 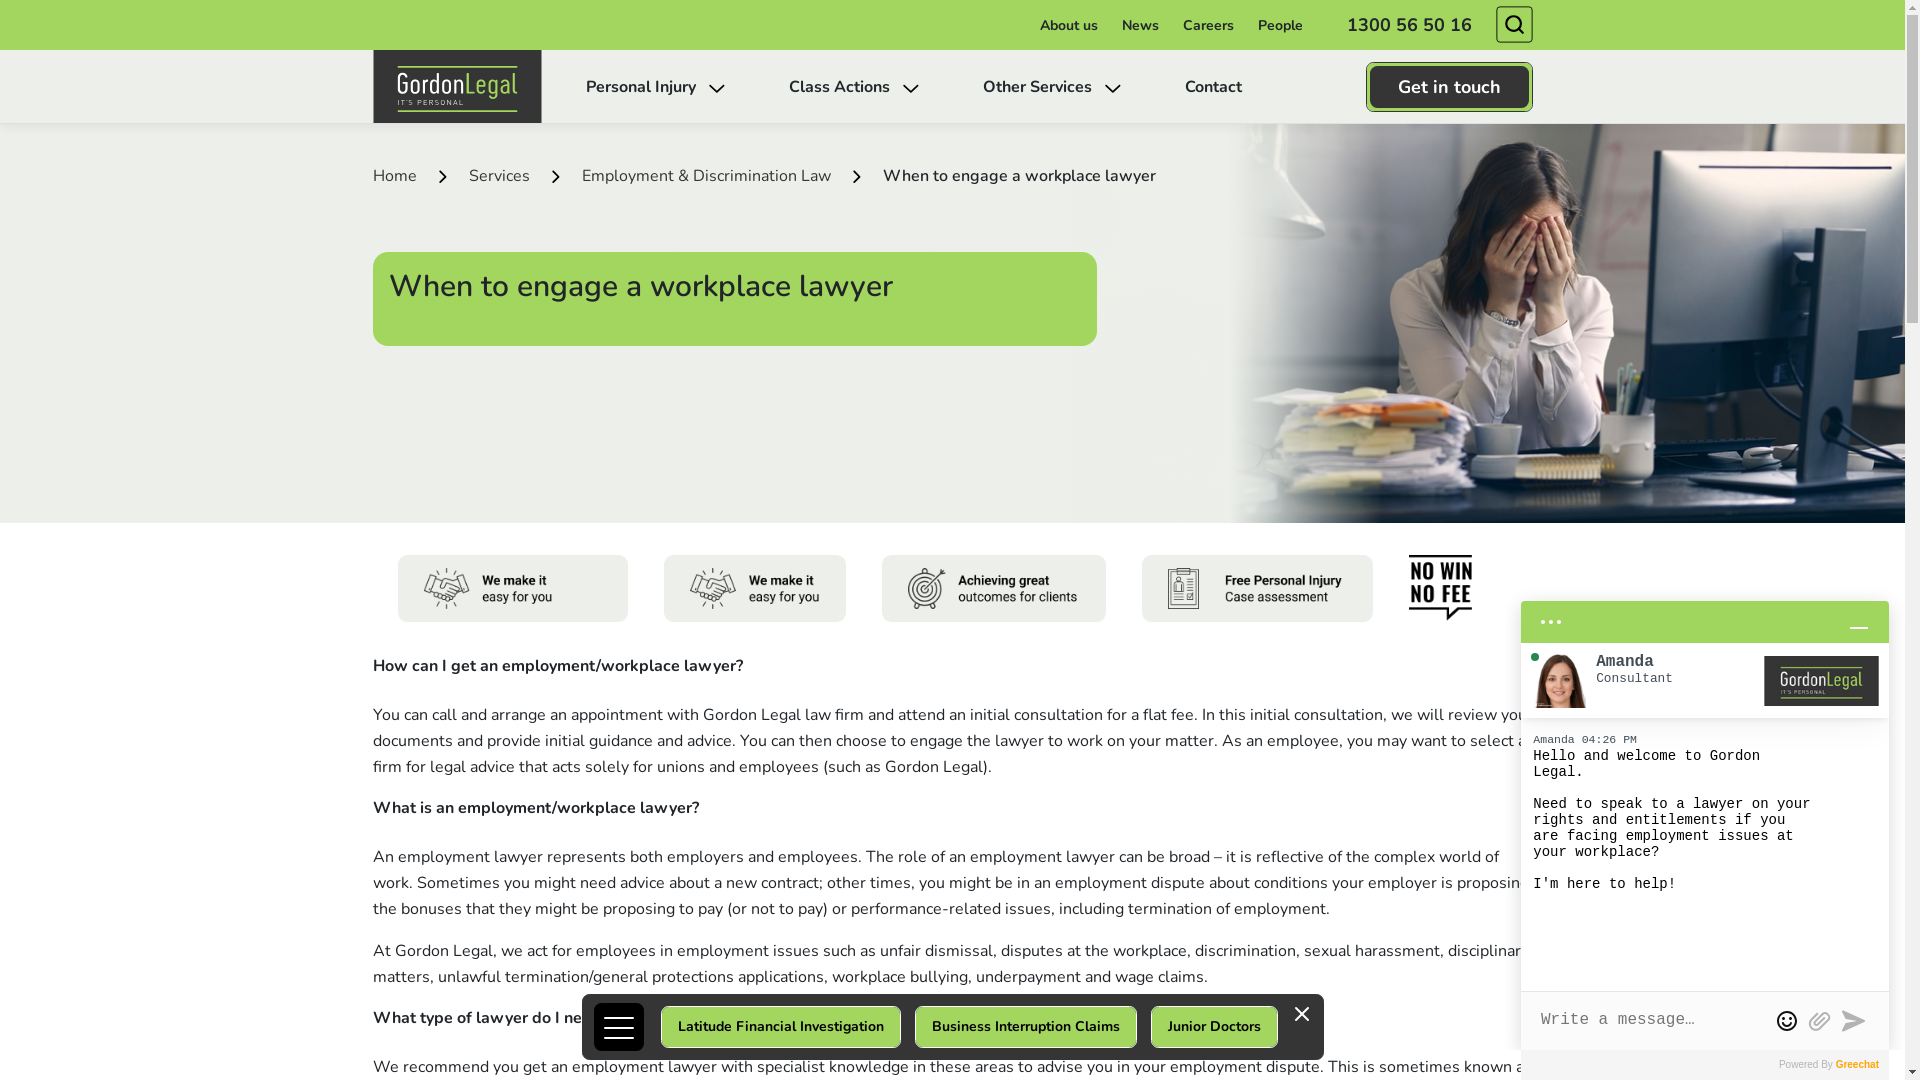 I want to click on 'Search', so click(x=1514, y=24).